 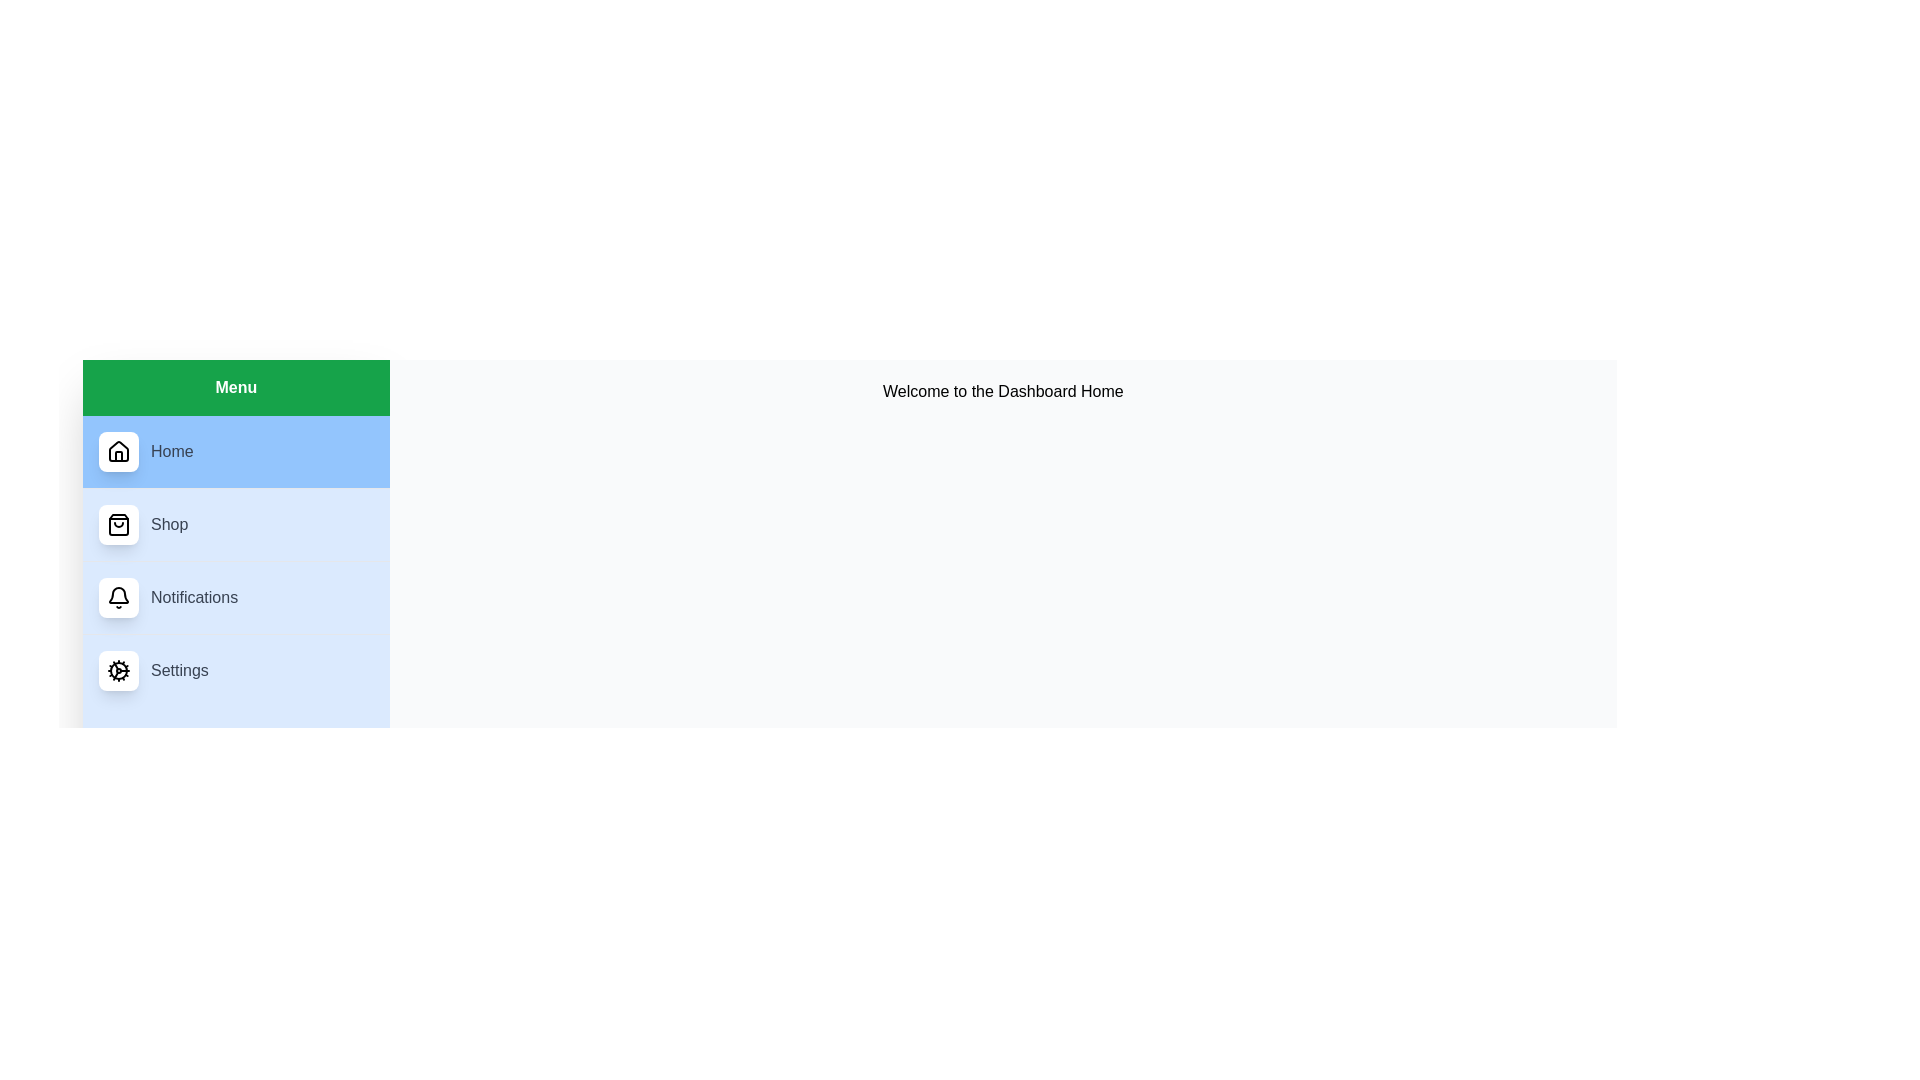 What do you see at coordinates (235, 596) in the screenshot?
I see `the Notifications menu item to navigate to its content` at bounding box center [235, 596].